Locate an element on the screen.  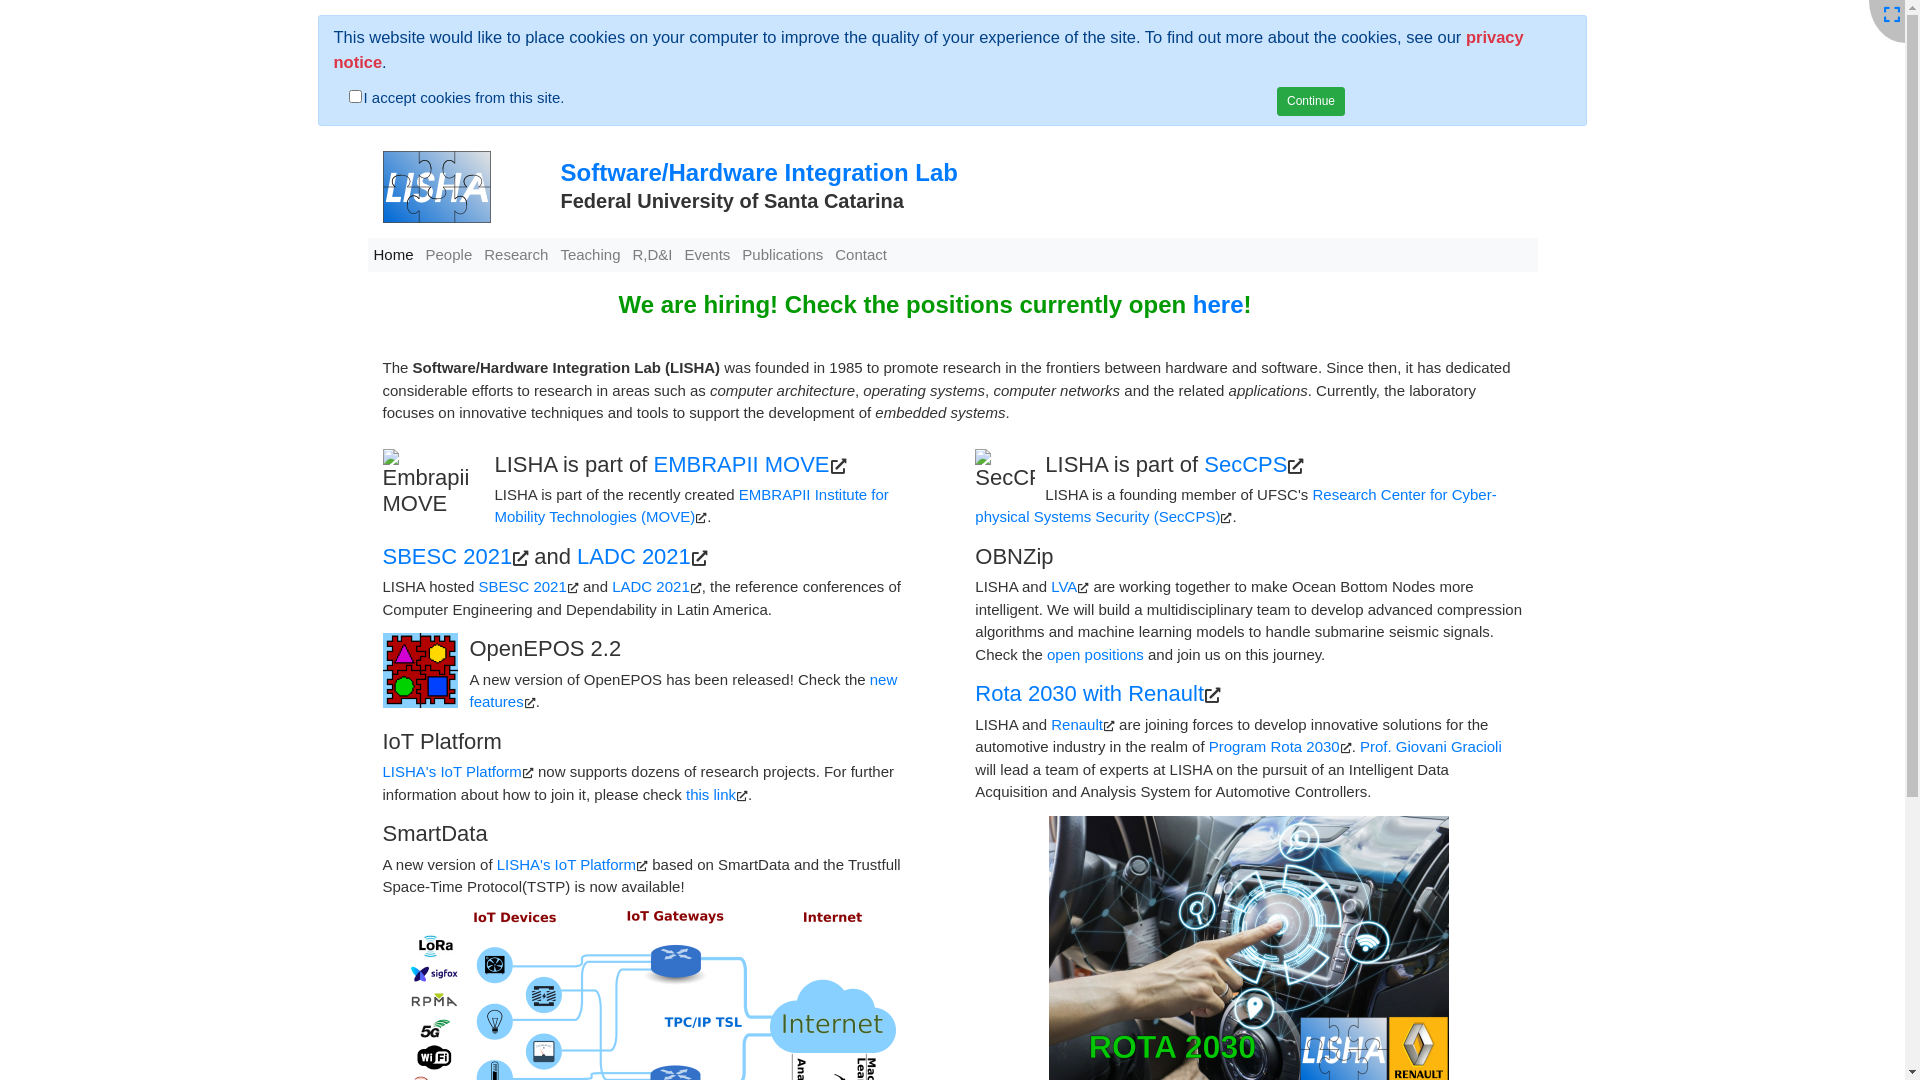
'Program Rota 2030' is located at coordinates (1273, 746).